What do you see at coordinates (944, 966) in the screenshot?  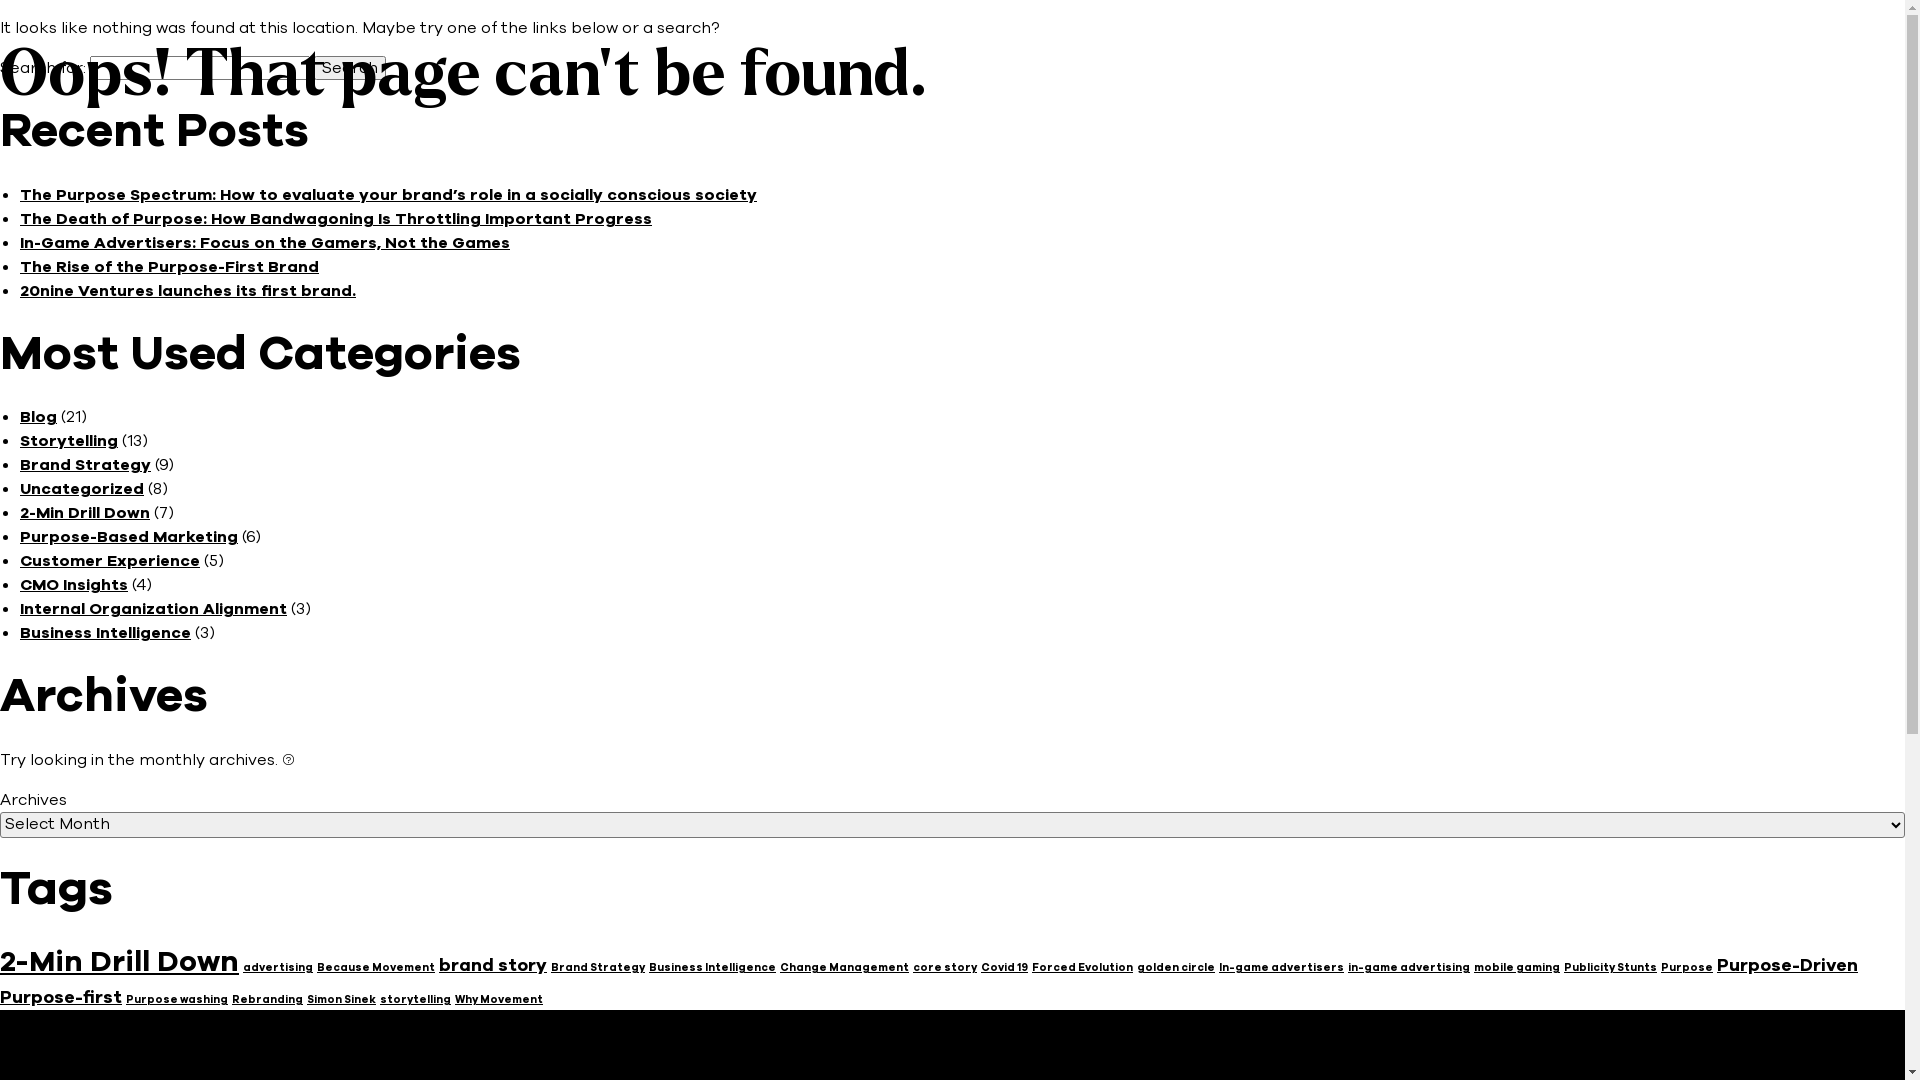 I see `'core story'` at bounding box center [944, 966].